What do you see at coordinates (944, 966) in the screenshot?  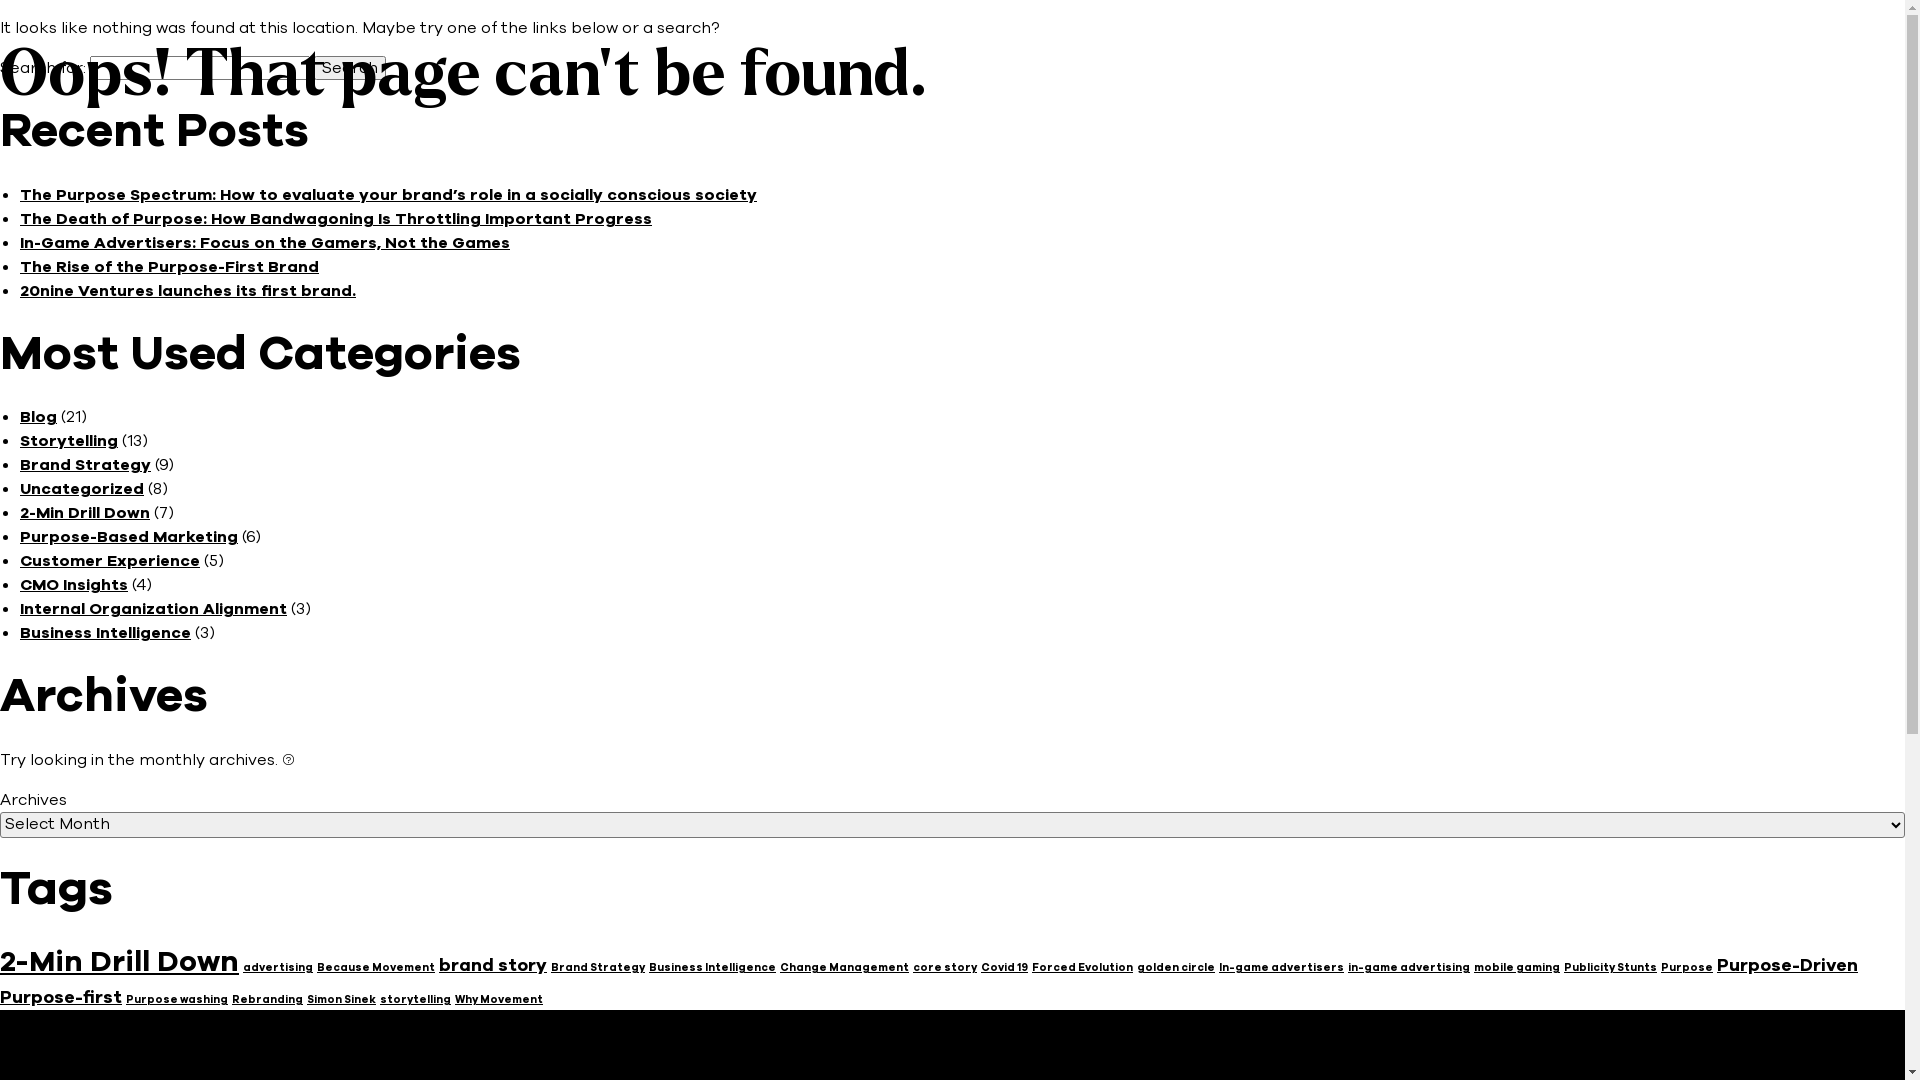 I see `'core story'` at bounding box center [944, 966].